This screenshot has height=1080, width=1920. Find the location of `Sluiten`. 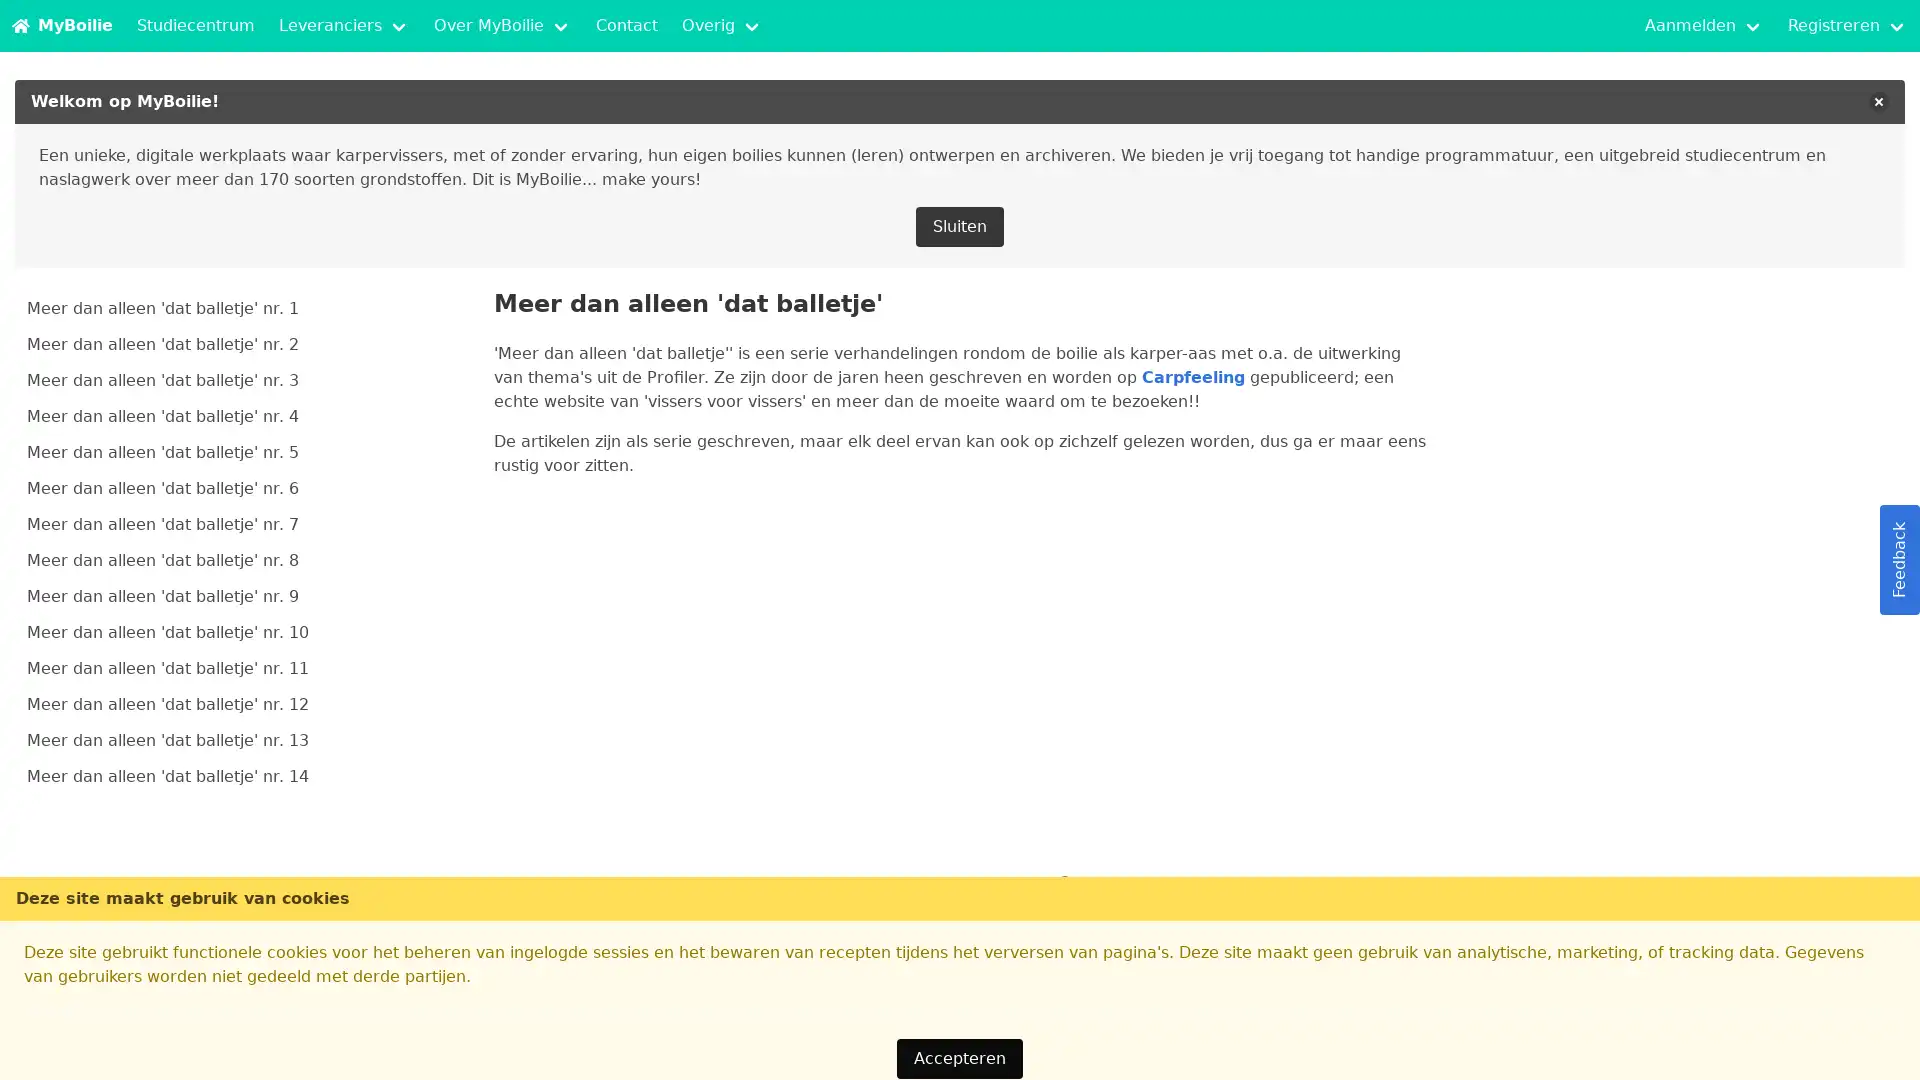

Sluiten is located at coordinates (960, 226).